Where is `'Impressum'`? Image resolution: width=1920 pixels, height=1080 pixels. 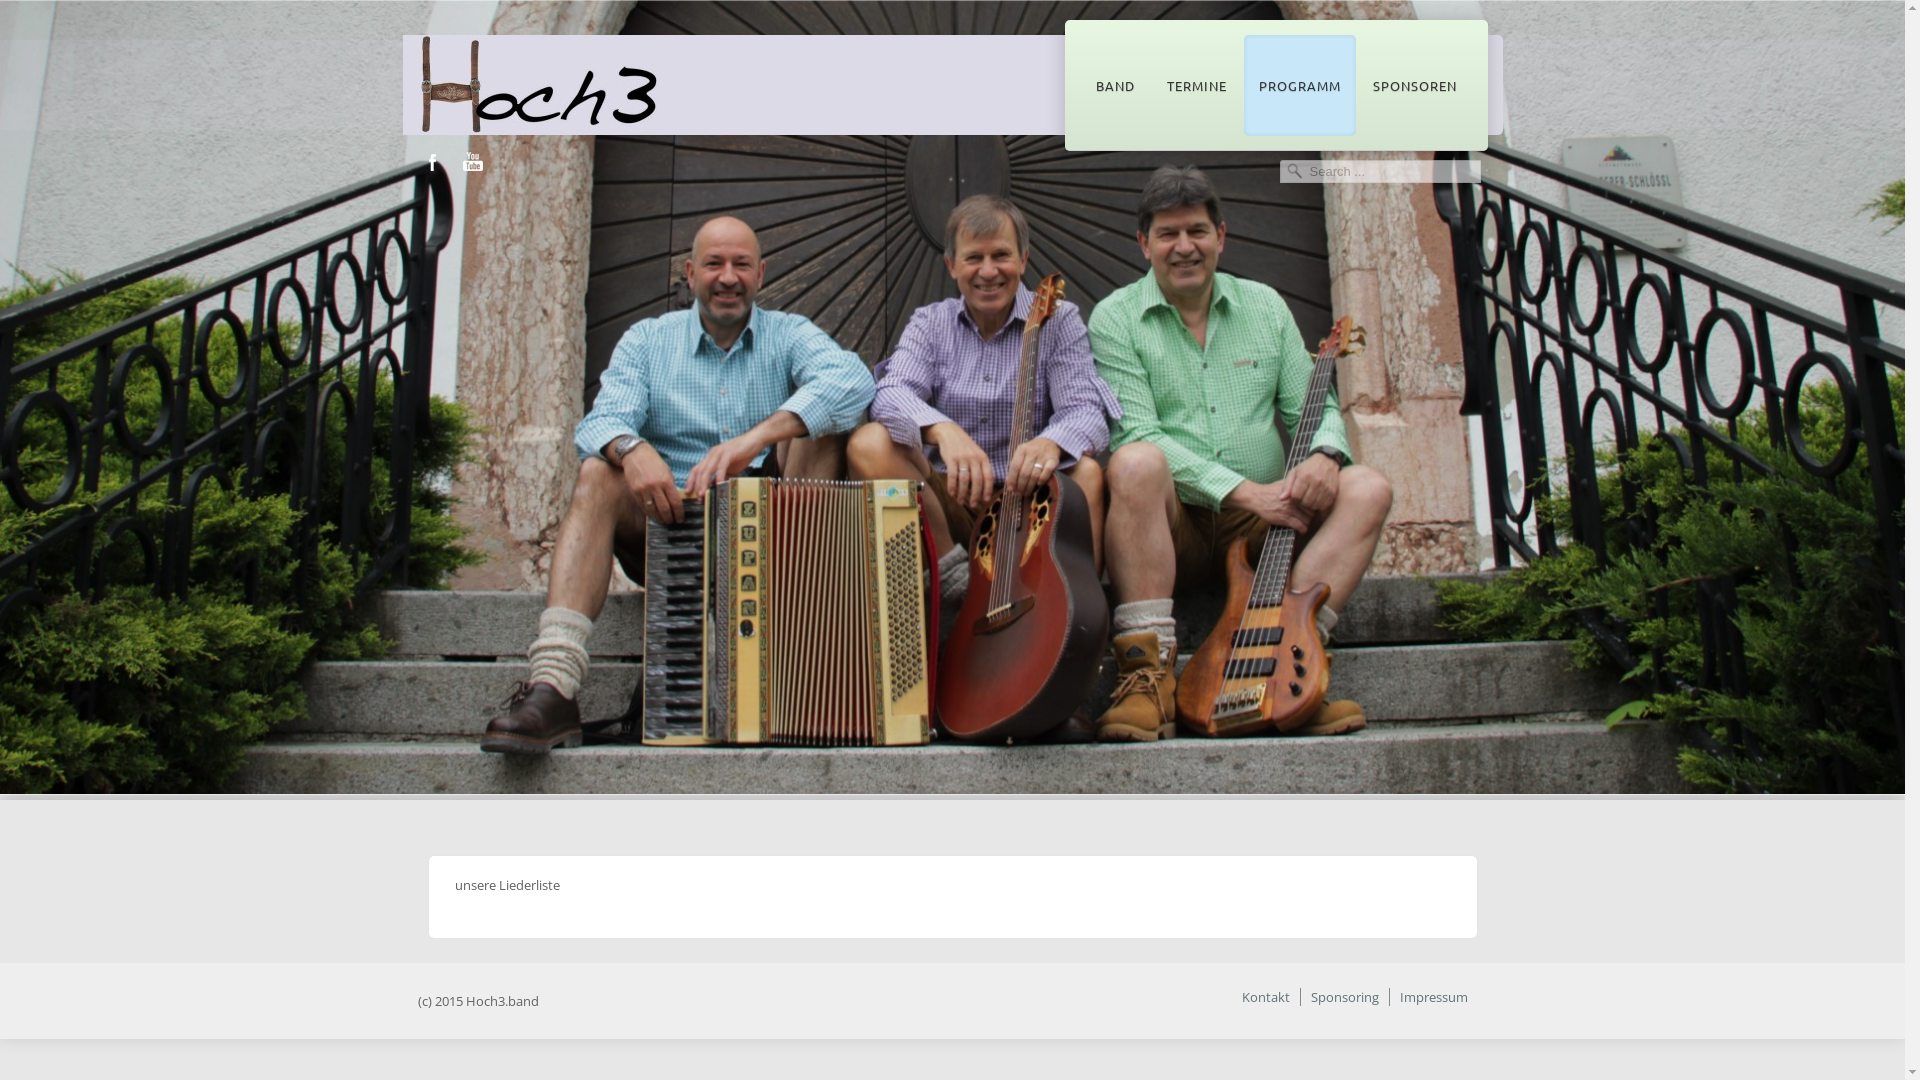
'Impressum' is located at coordinates (1433, 996).